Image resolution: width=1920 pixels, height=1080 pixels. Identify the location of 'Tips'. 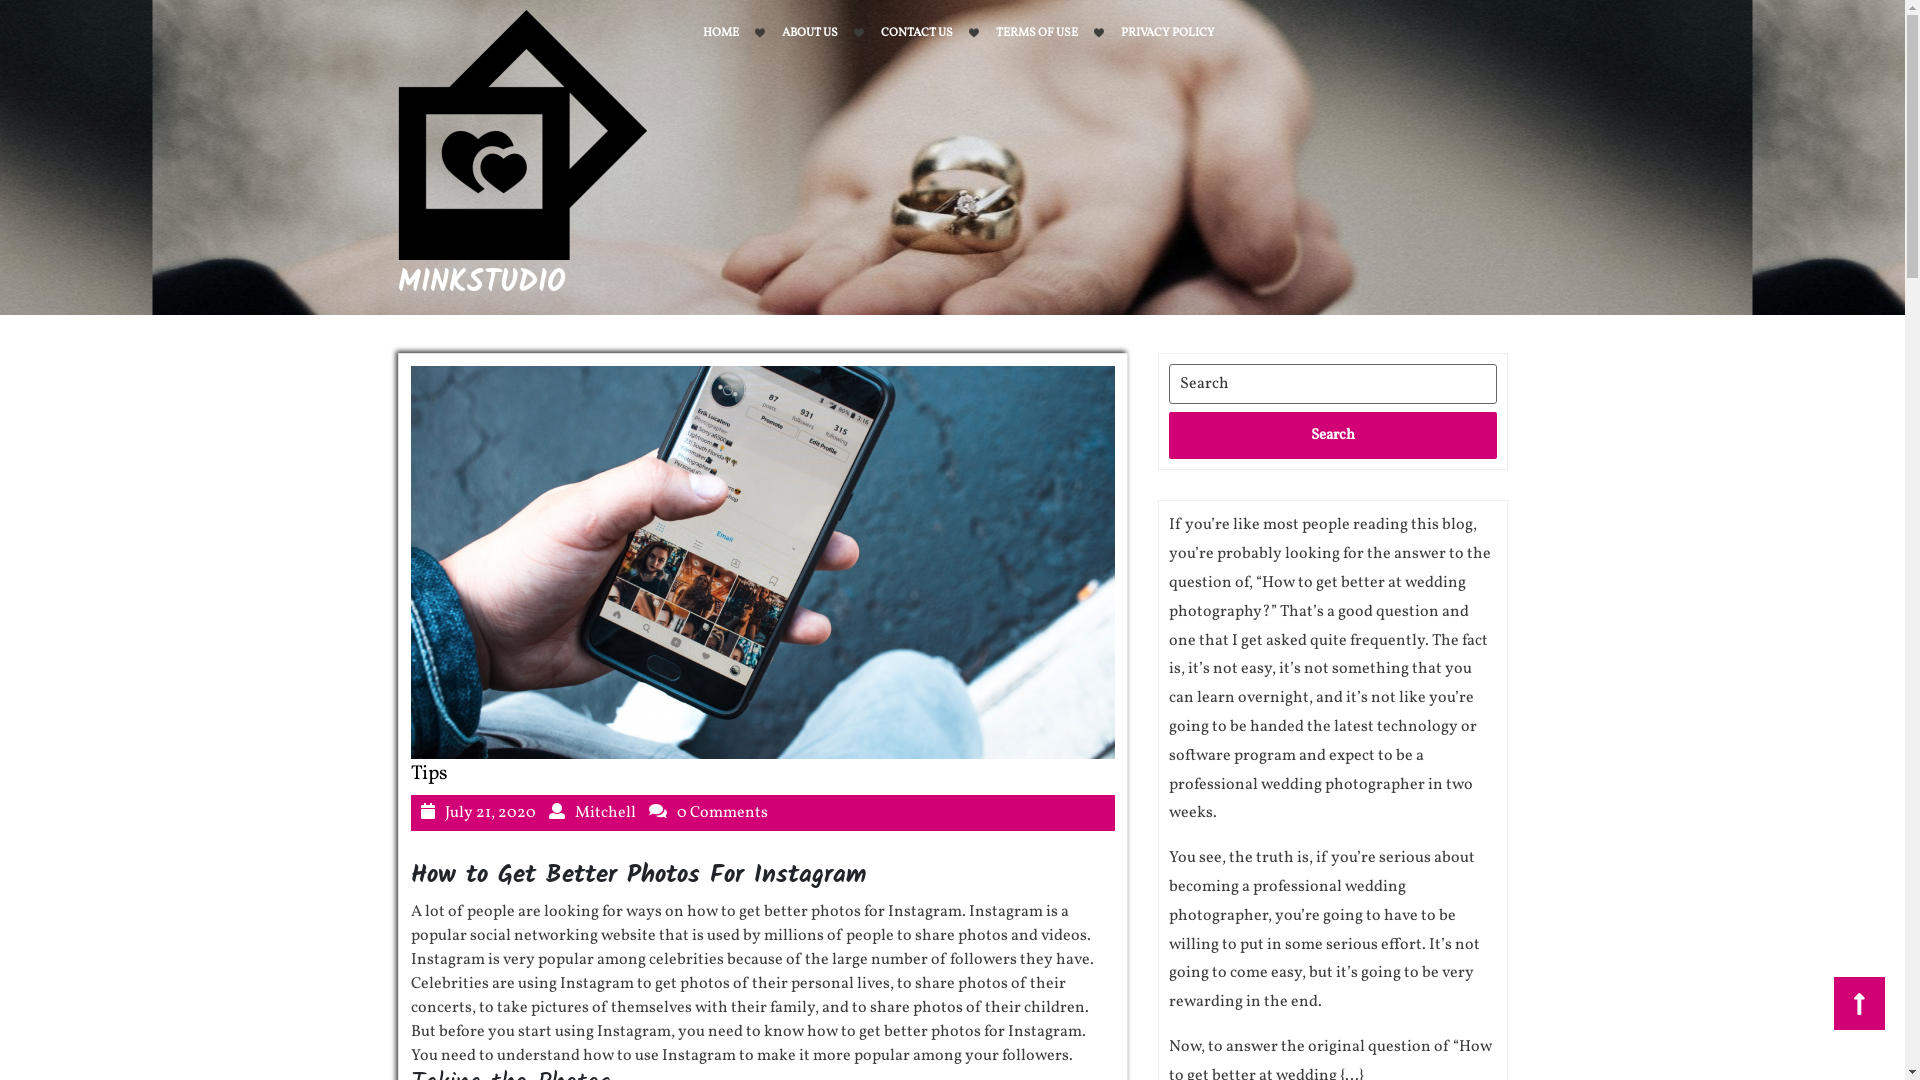
(427, 773).